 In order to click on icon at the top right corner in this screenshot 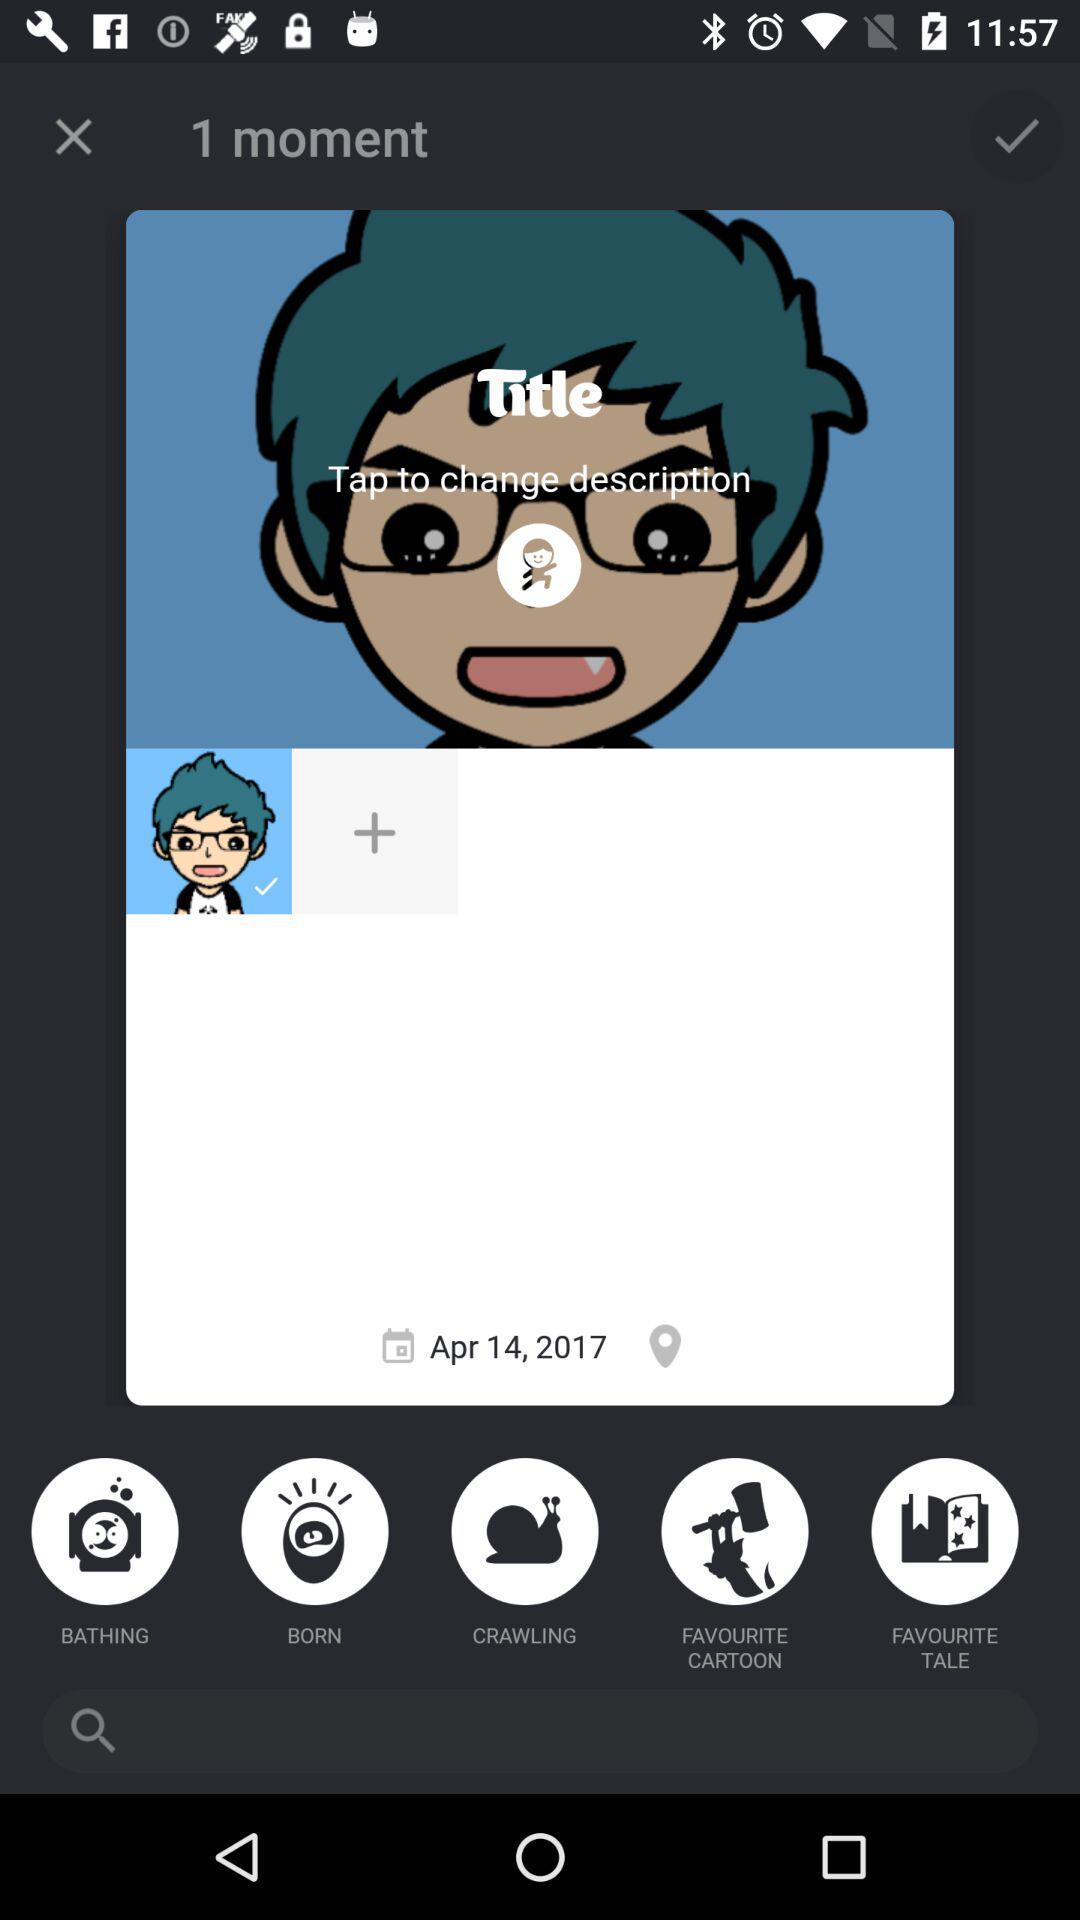, I will do `click(1017, 135)`.